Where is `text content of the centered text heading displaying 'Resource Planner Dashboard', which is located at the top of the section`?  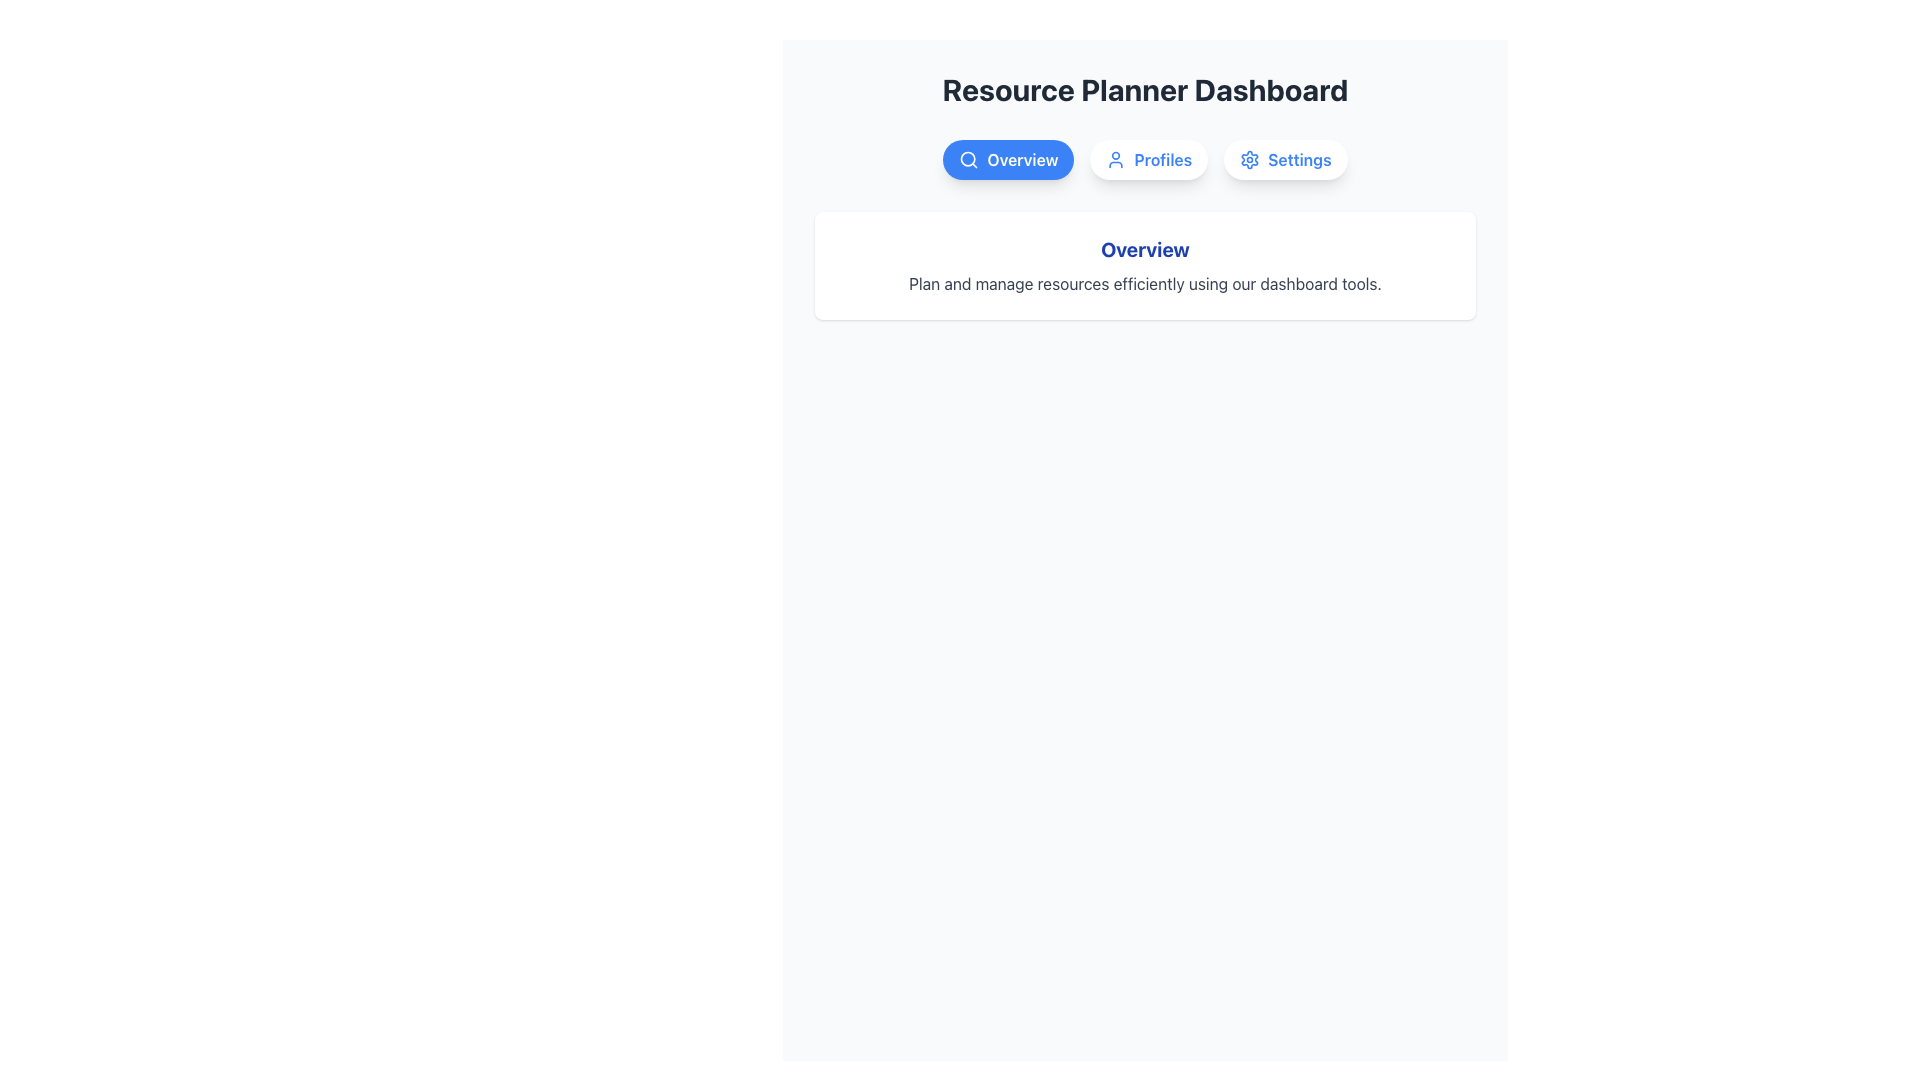
text content of the centered text heading displaying 'Resource Planner Dashboard', which is located at the top of the section is located at coordinates (1145, 88).